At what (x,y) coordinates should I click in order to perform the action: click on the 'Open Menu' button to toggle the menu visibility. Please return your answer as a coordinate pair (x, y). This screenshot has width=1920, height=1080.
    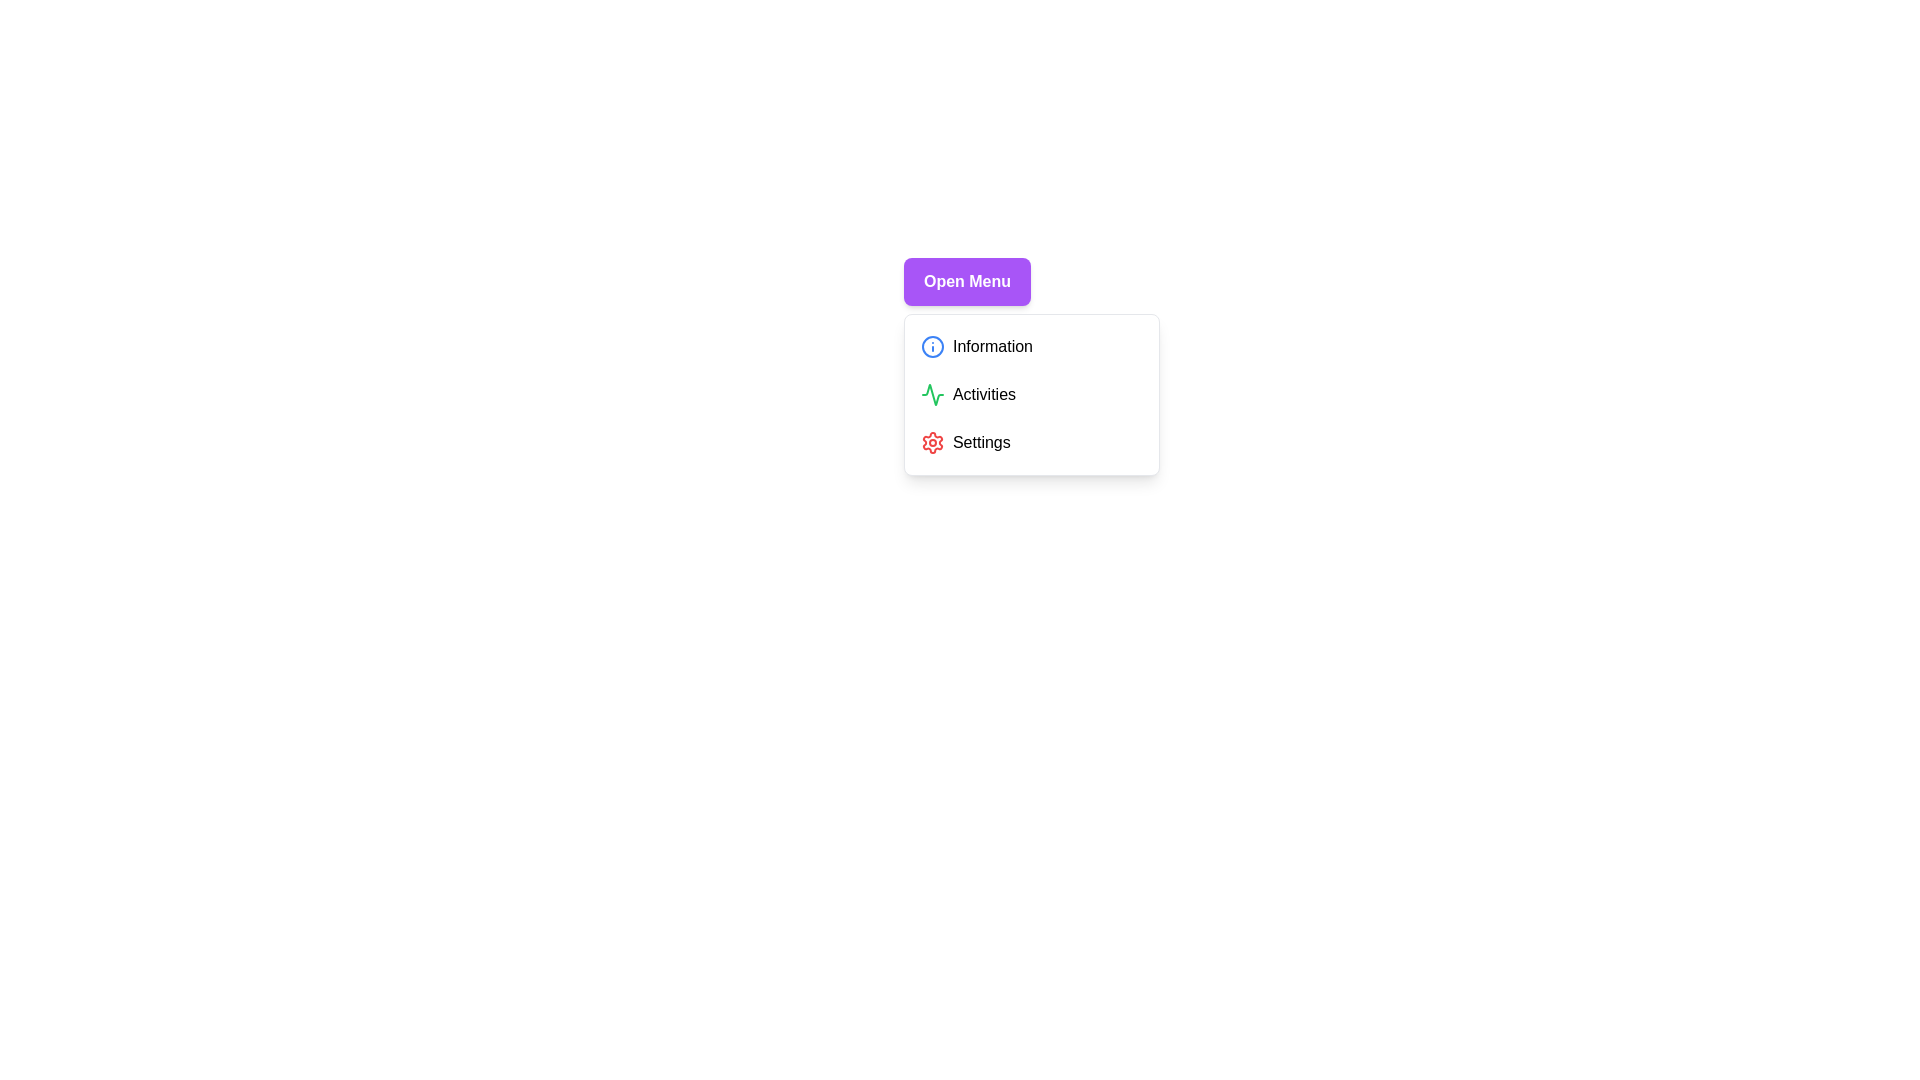
    Looking at the image, I should click on (967, 281).